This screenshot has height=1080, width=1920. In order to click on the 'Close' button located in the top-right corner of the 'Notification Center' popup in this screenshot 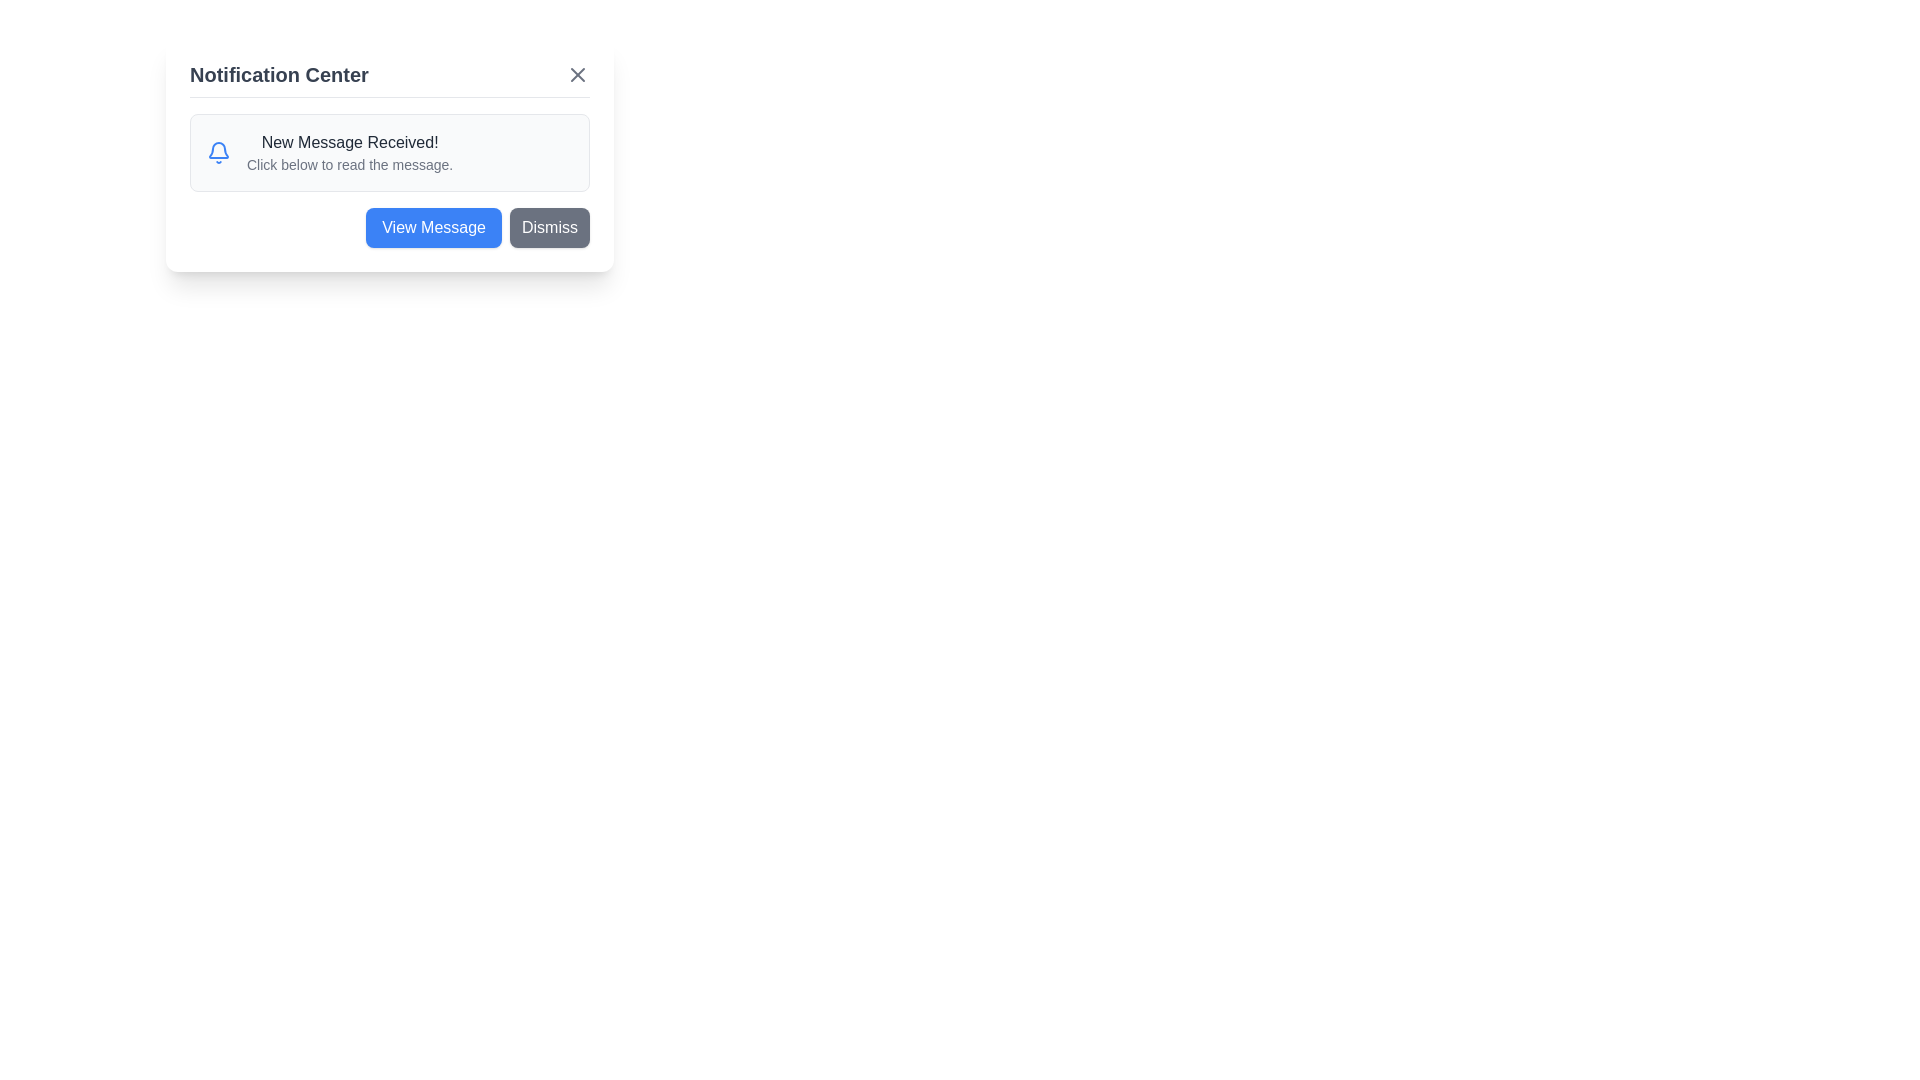, I will do `click(576, 73)`.